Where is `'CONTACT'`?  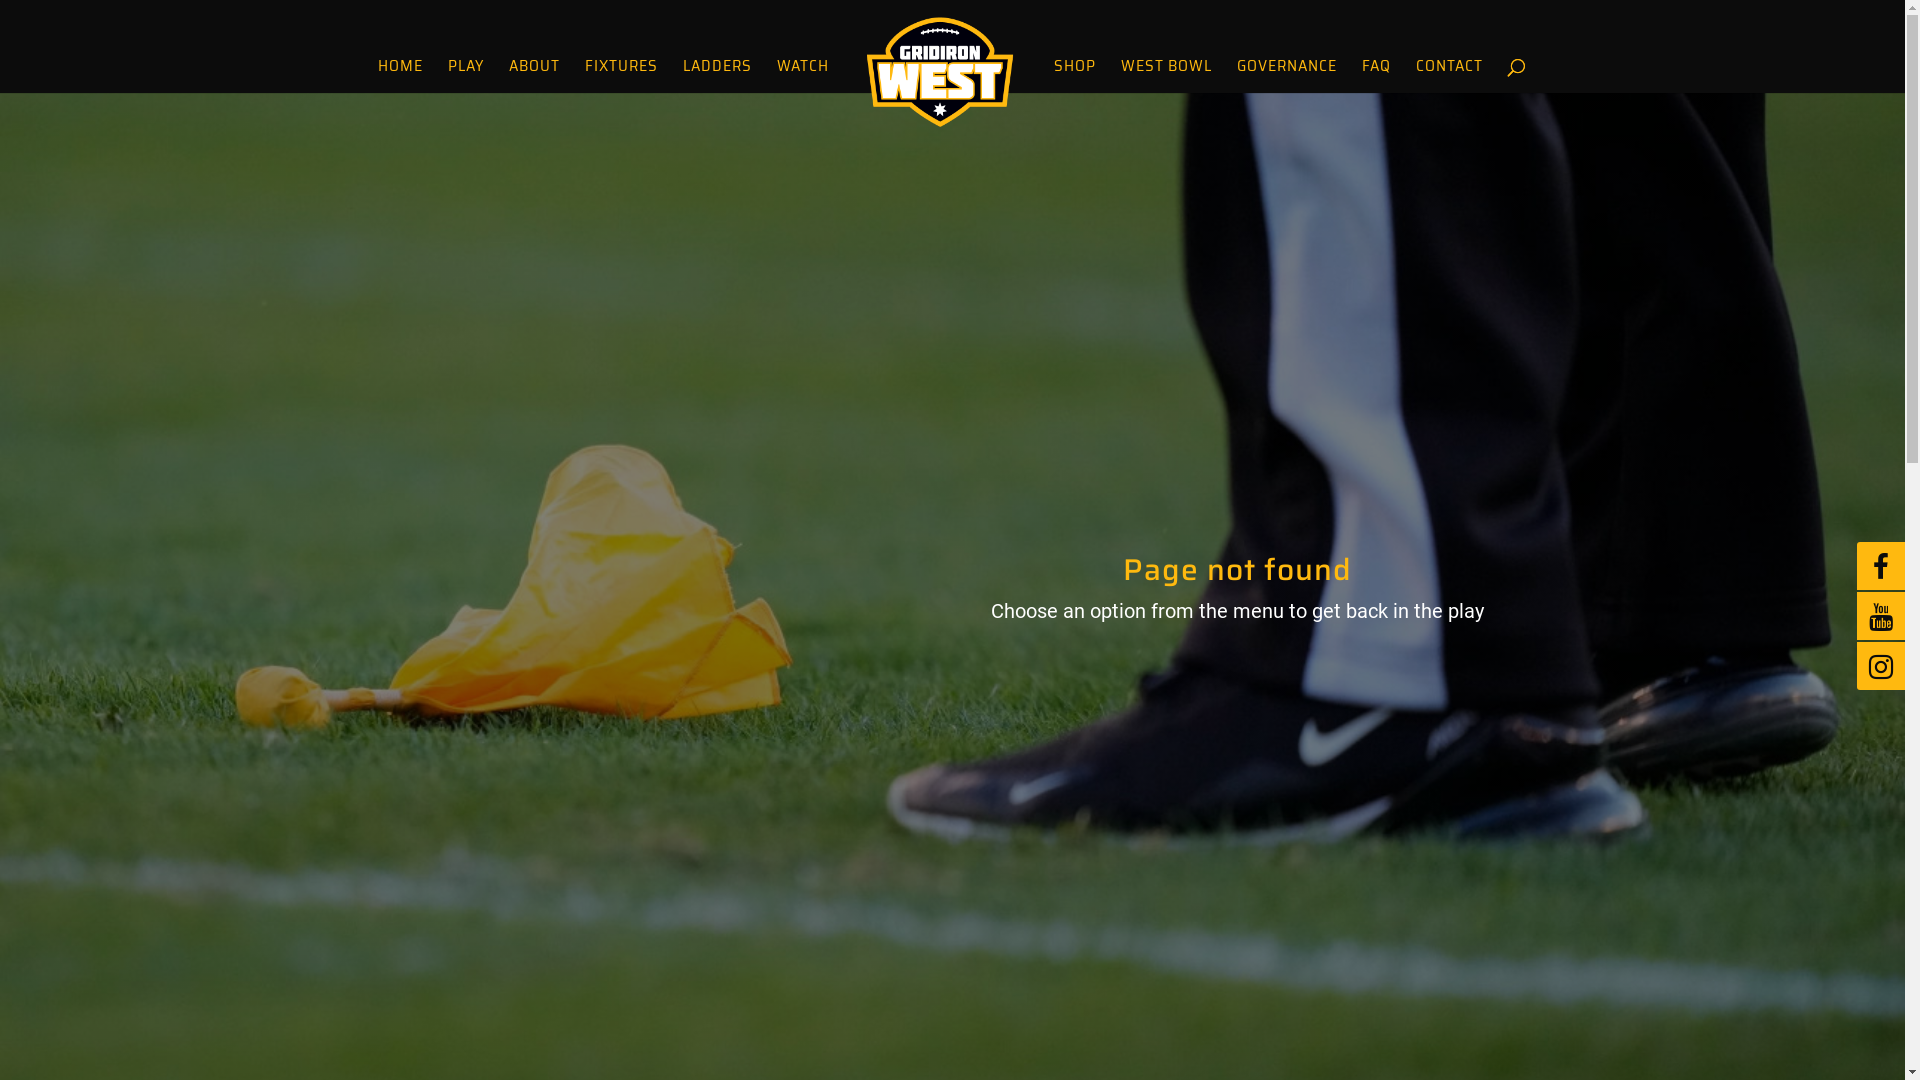 'CONTACT' is located at coordinates (1449, 75).